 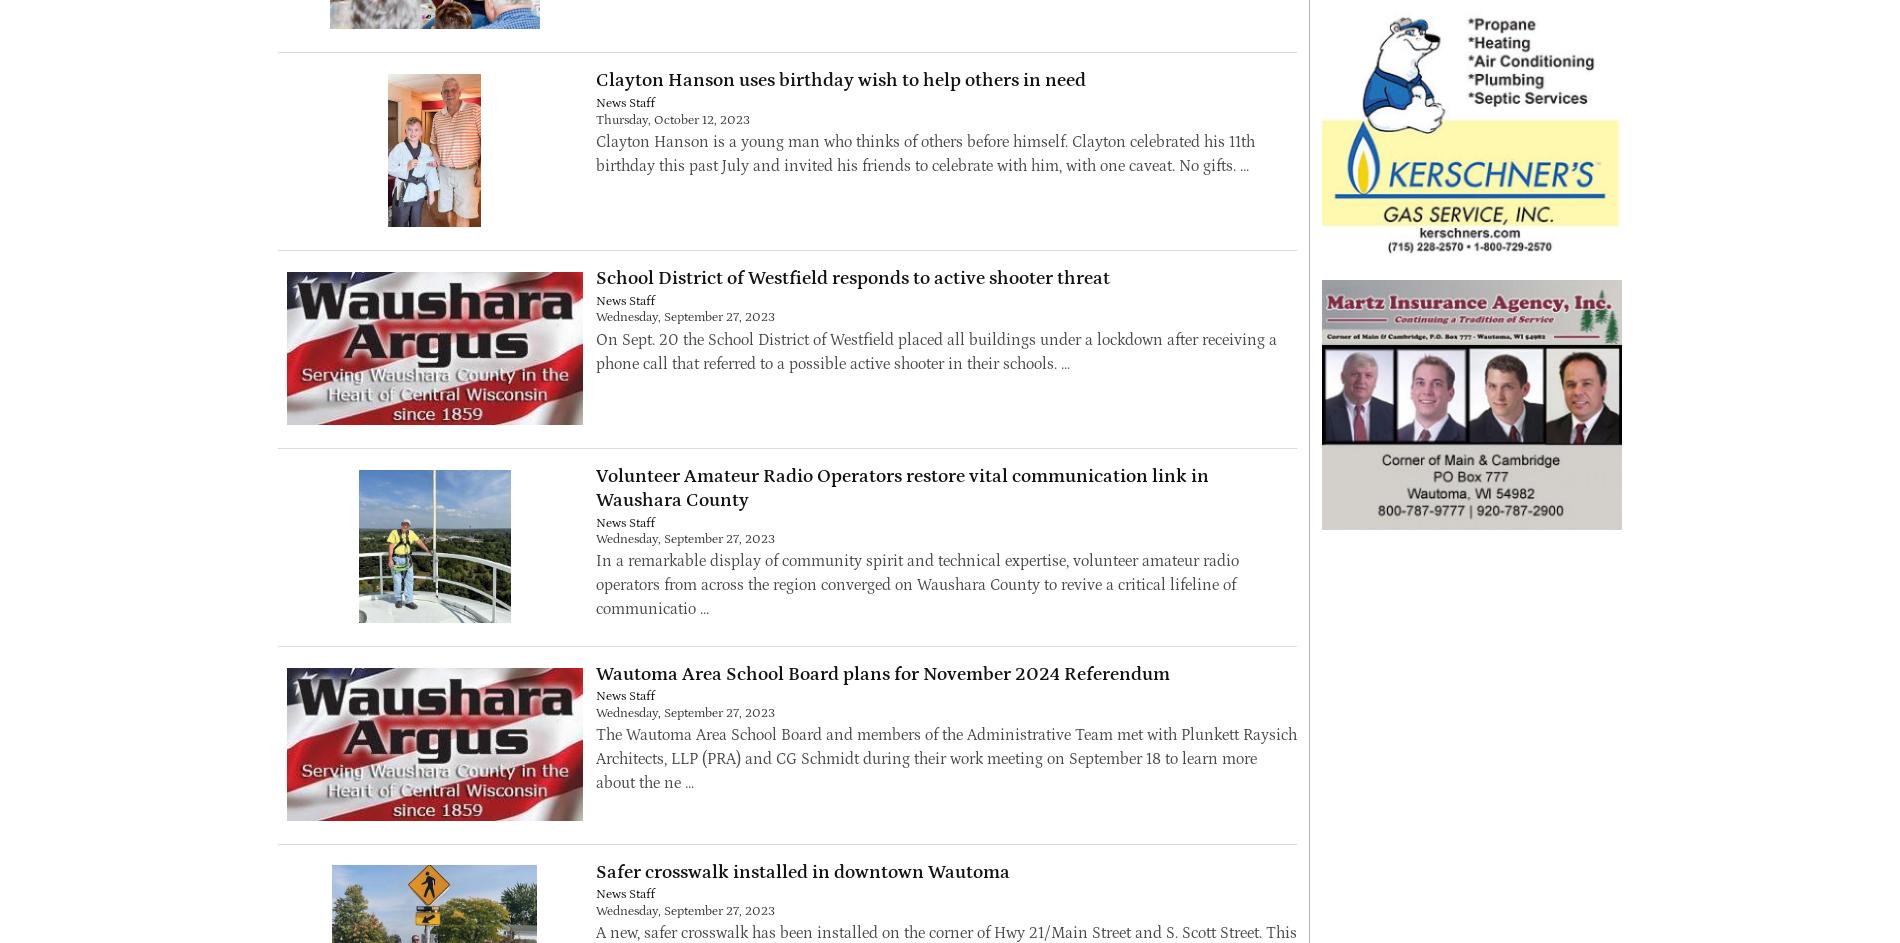 I want to click on 'Clayton Hanson is a young man who thinks of others before himself. Clayton celebrated his 11th birthday this past July and invited his friends to celebrate with him, with one caveat. No gifts.', so click(x=923, y=152).